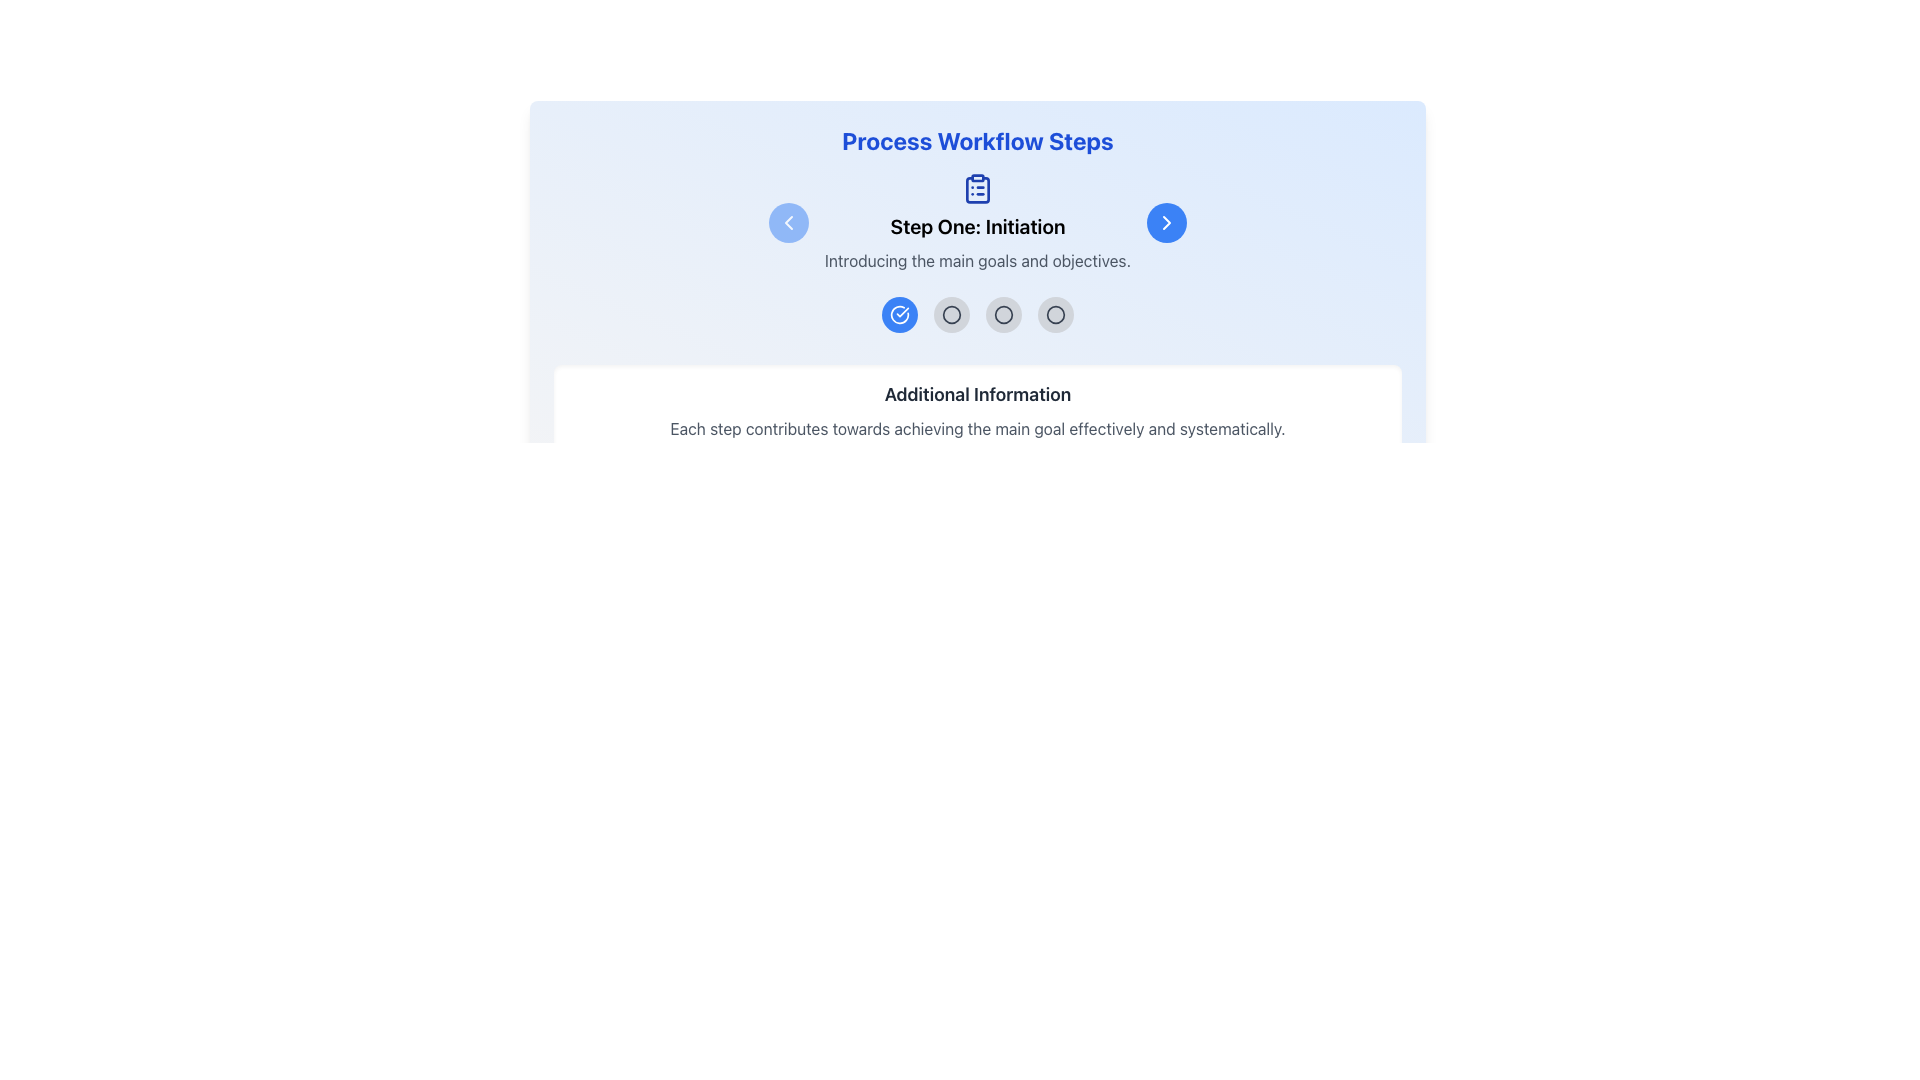 The width and height of the screenshot is (1920, 1080). What do you see at coordinates (978, 223) in the screenshot?
I see `the clipboard icon located just below the 'Process Workflow Steps' header and aligned with the title 'Step One: Initiation.'` at bounding box center [978, 223].